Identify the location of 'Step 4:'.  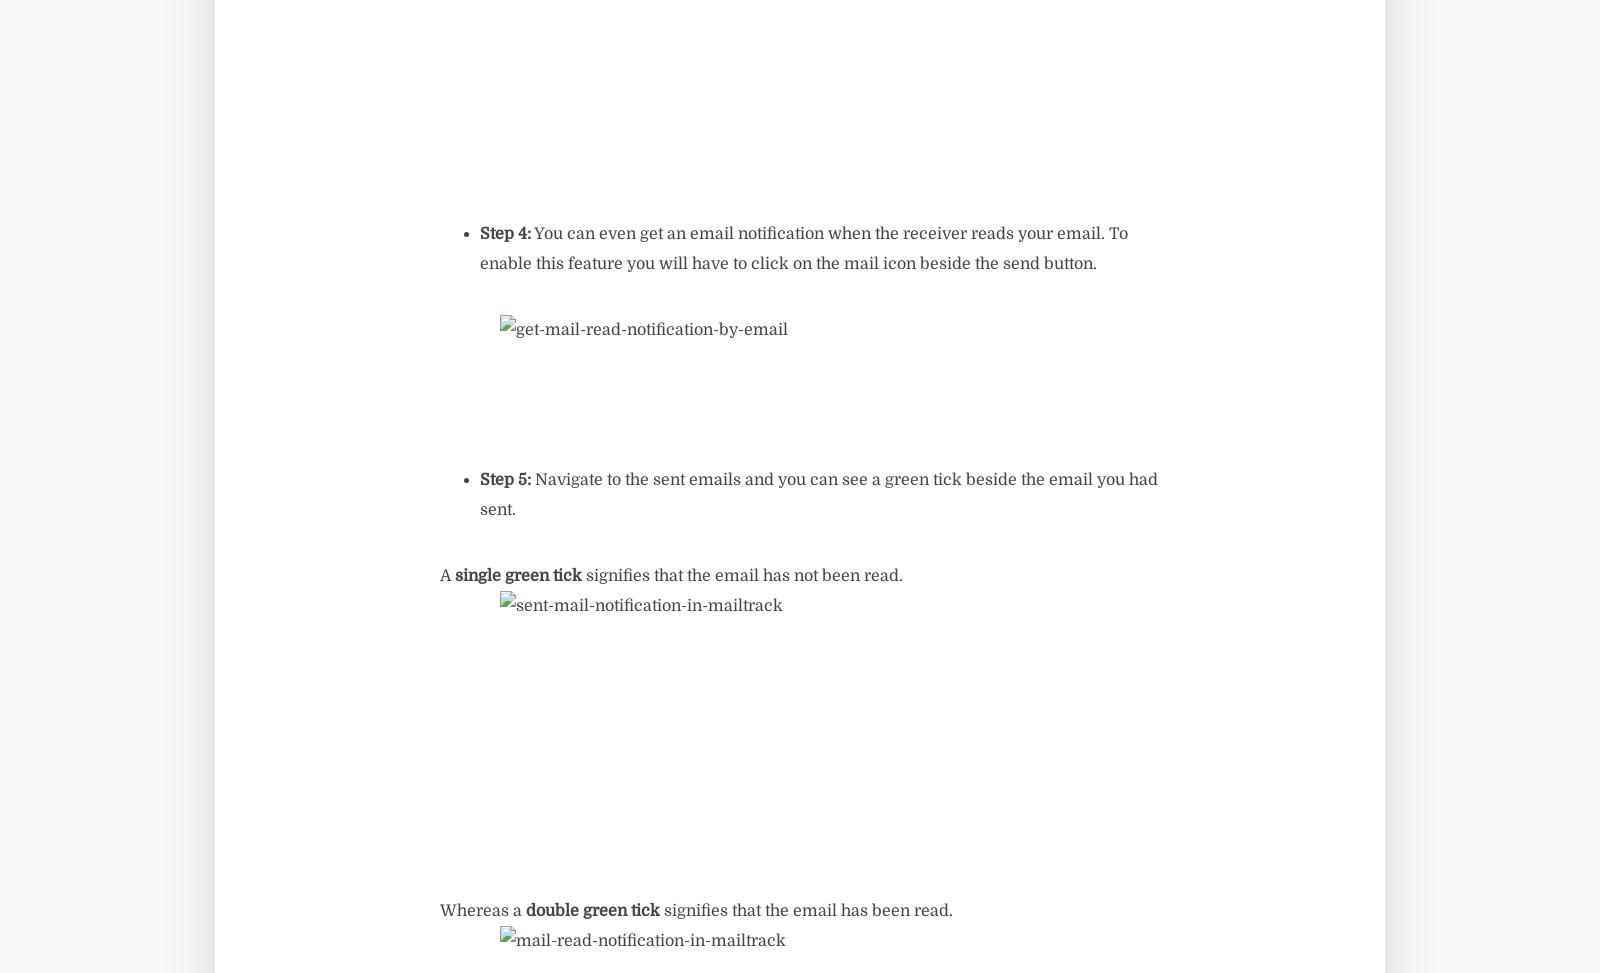
(504, 232).